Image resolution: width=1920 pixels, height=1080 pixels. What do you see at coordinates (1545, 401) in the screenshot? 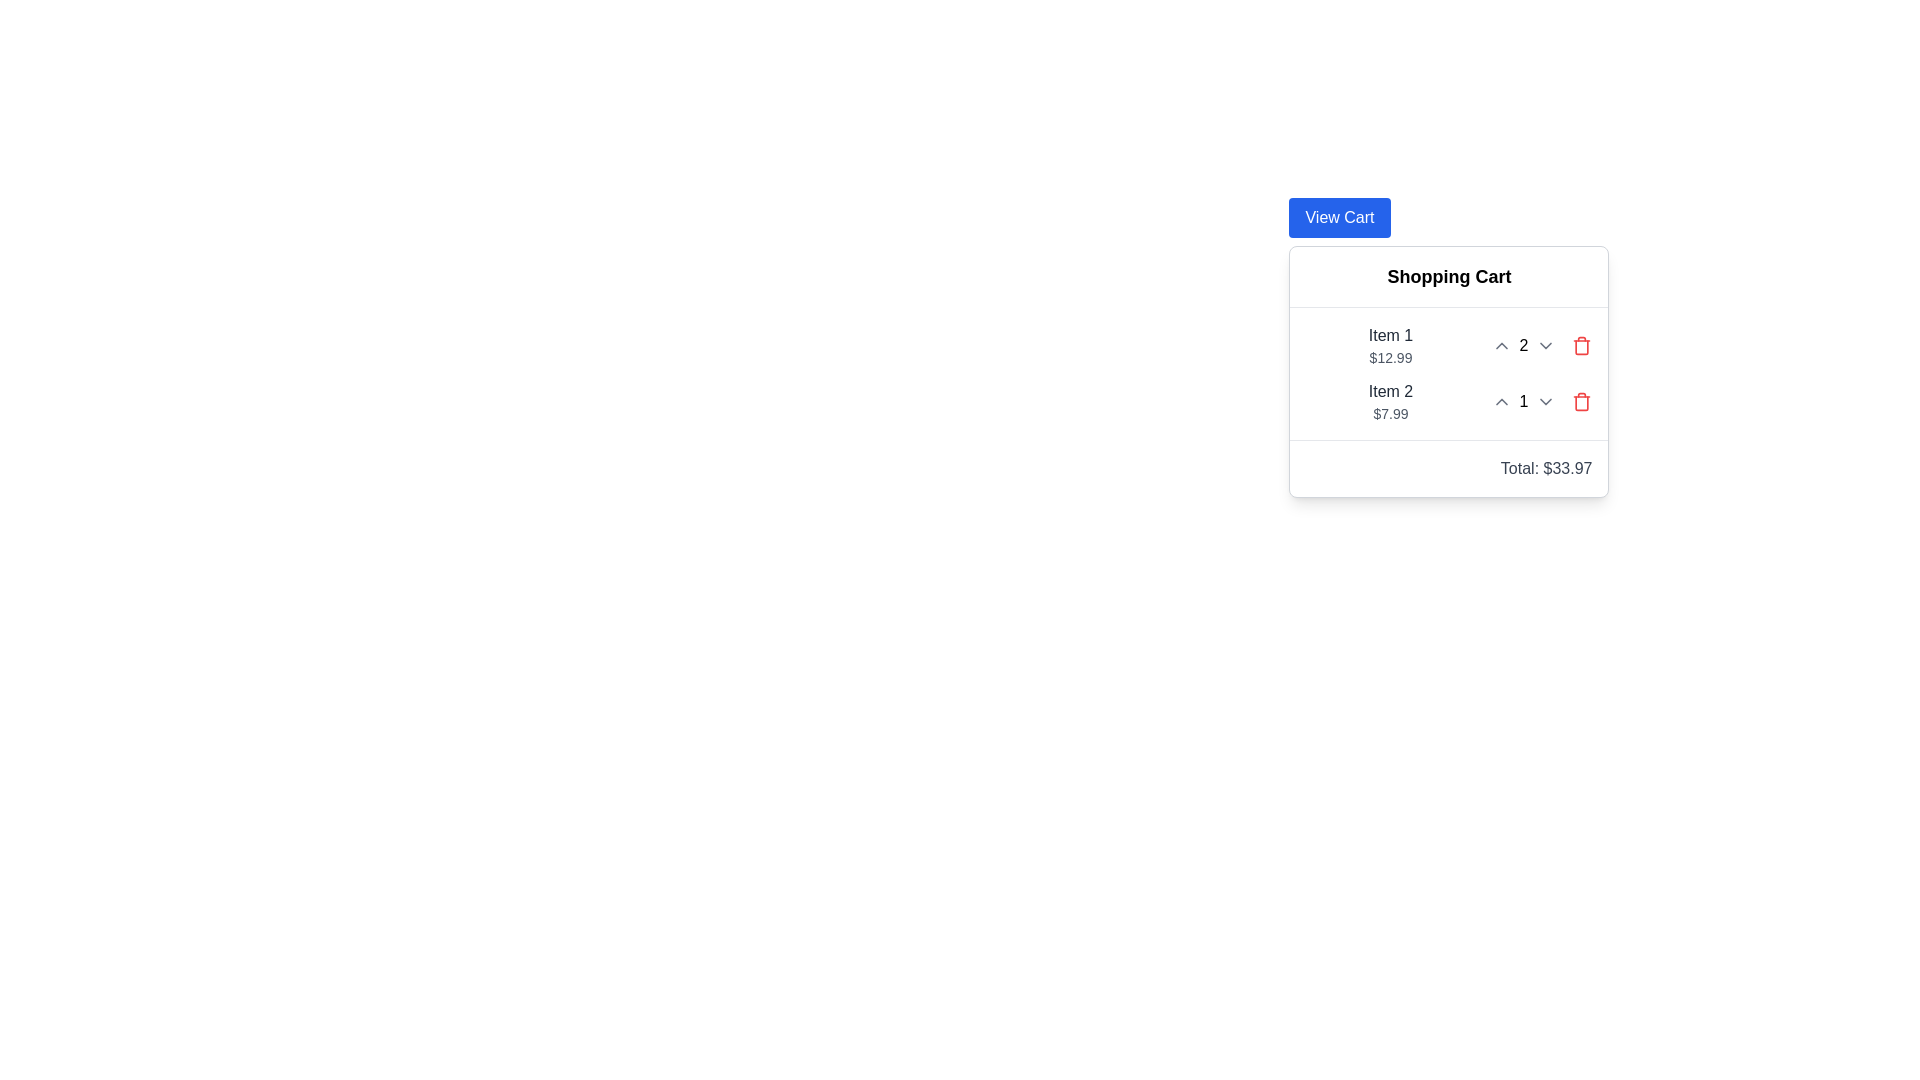
I see `the downward-pointing gray arrow dropdown toggle icon next to the quantity number for 'Item 2' in the shopping cart interface` at bounding box center [1545, 401].